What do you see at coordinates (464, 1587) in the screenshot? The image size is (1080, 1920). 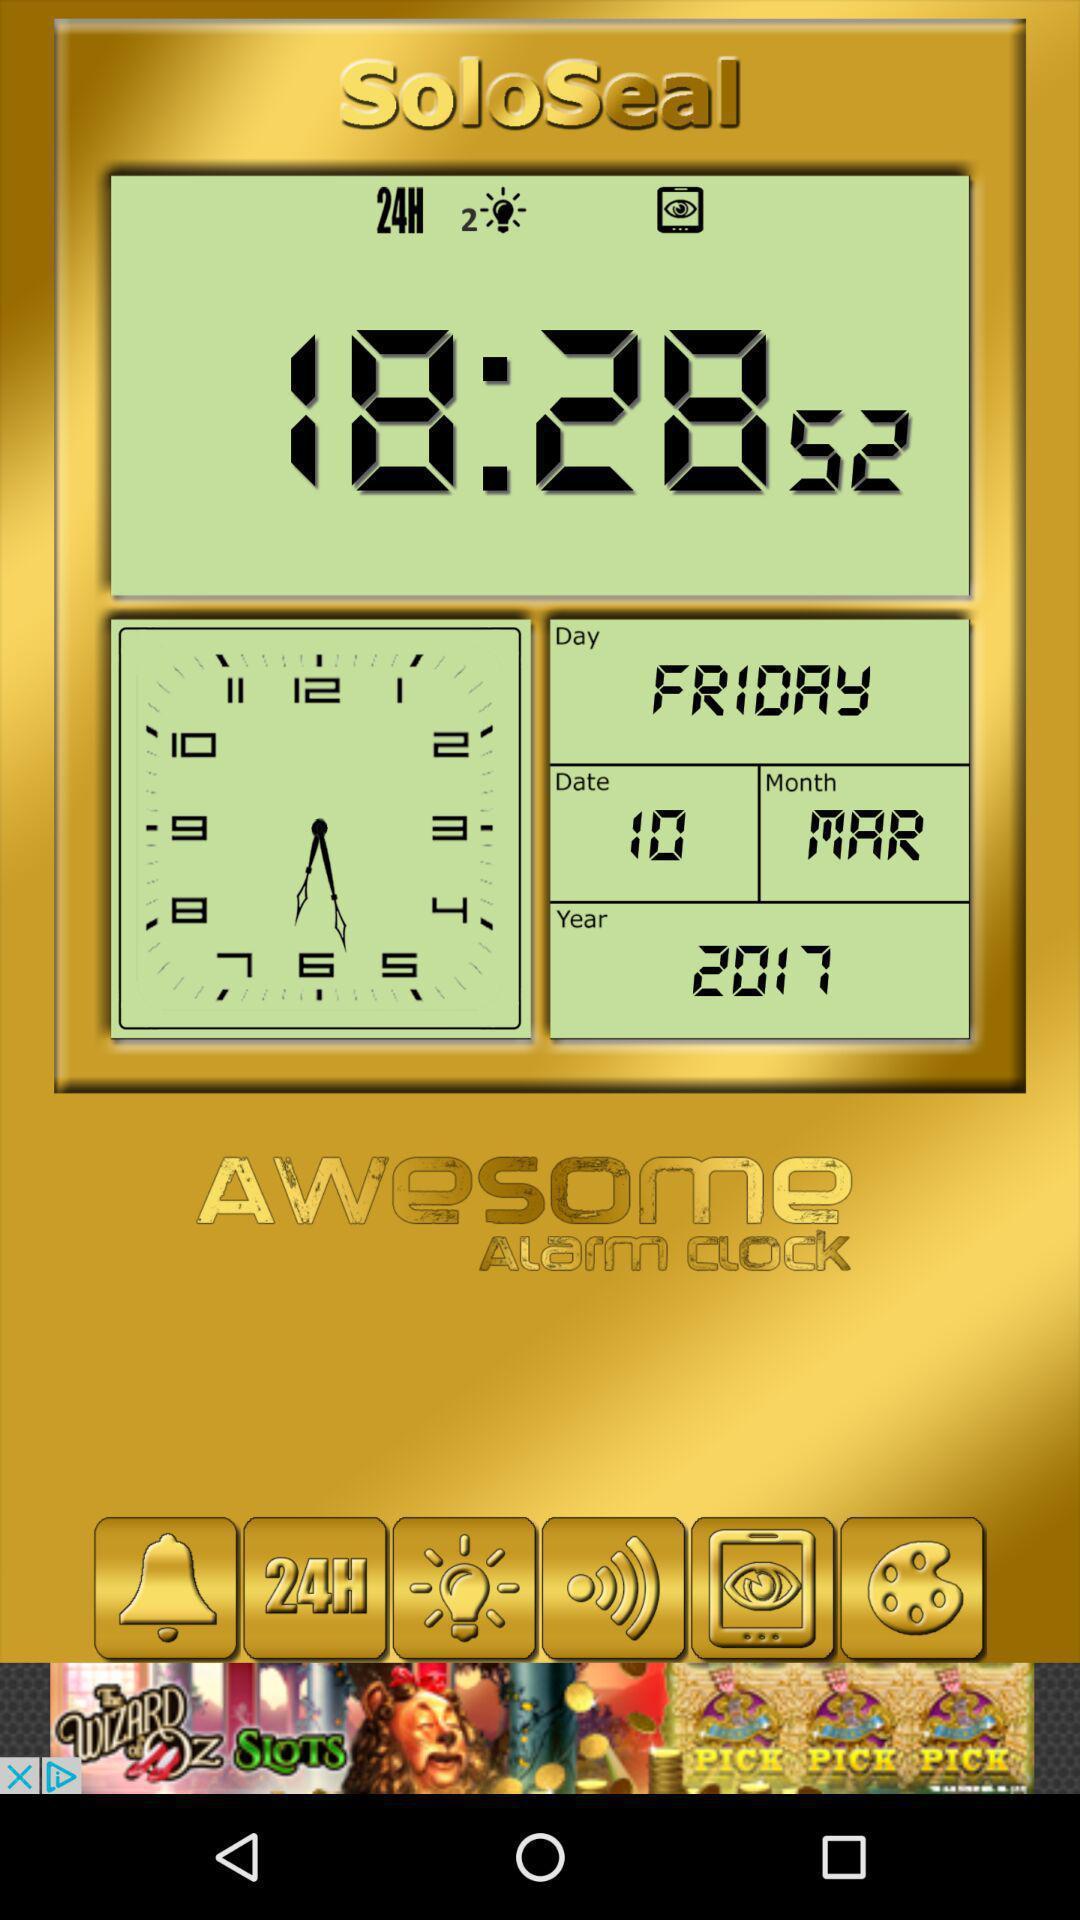 I see `bright ness button` at bounding box center [464, 1587].